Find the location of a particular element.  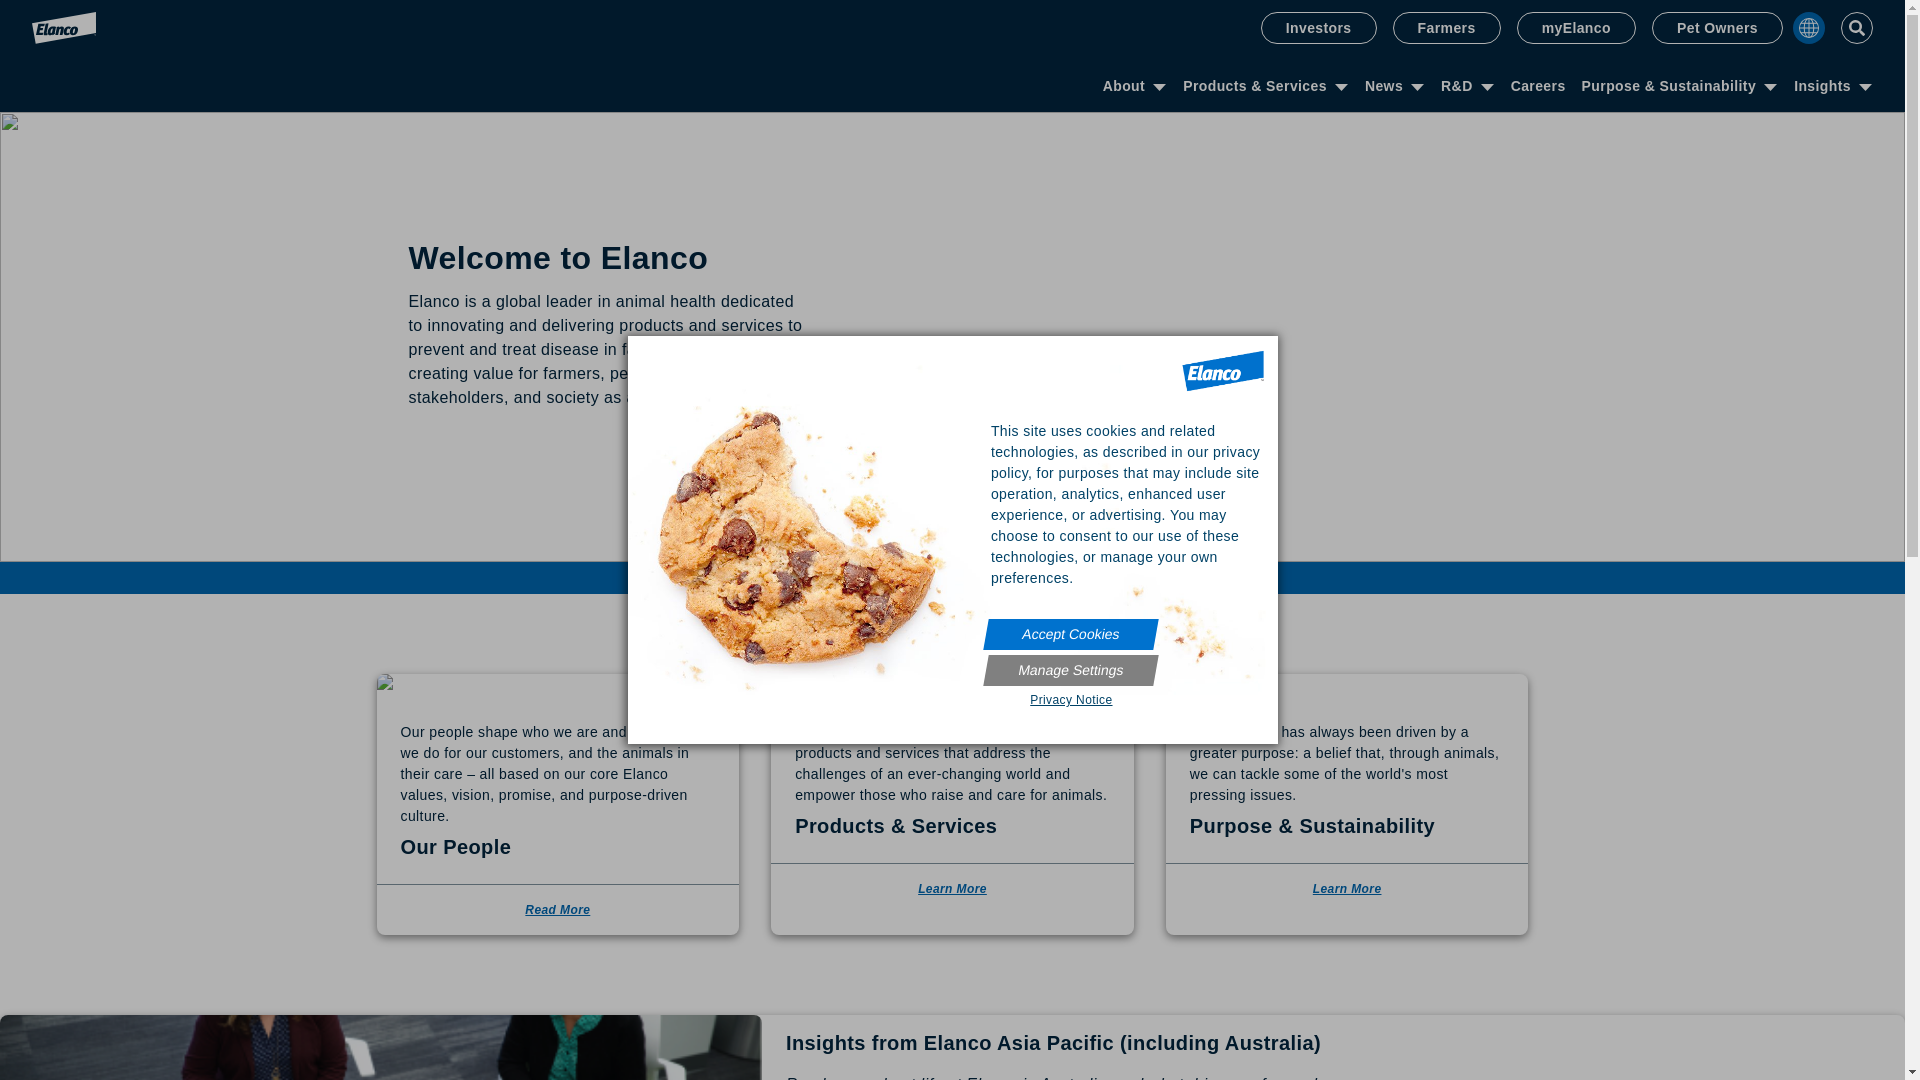

'Careers' is located at coordinates (1537, 87).